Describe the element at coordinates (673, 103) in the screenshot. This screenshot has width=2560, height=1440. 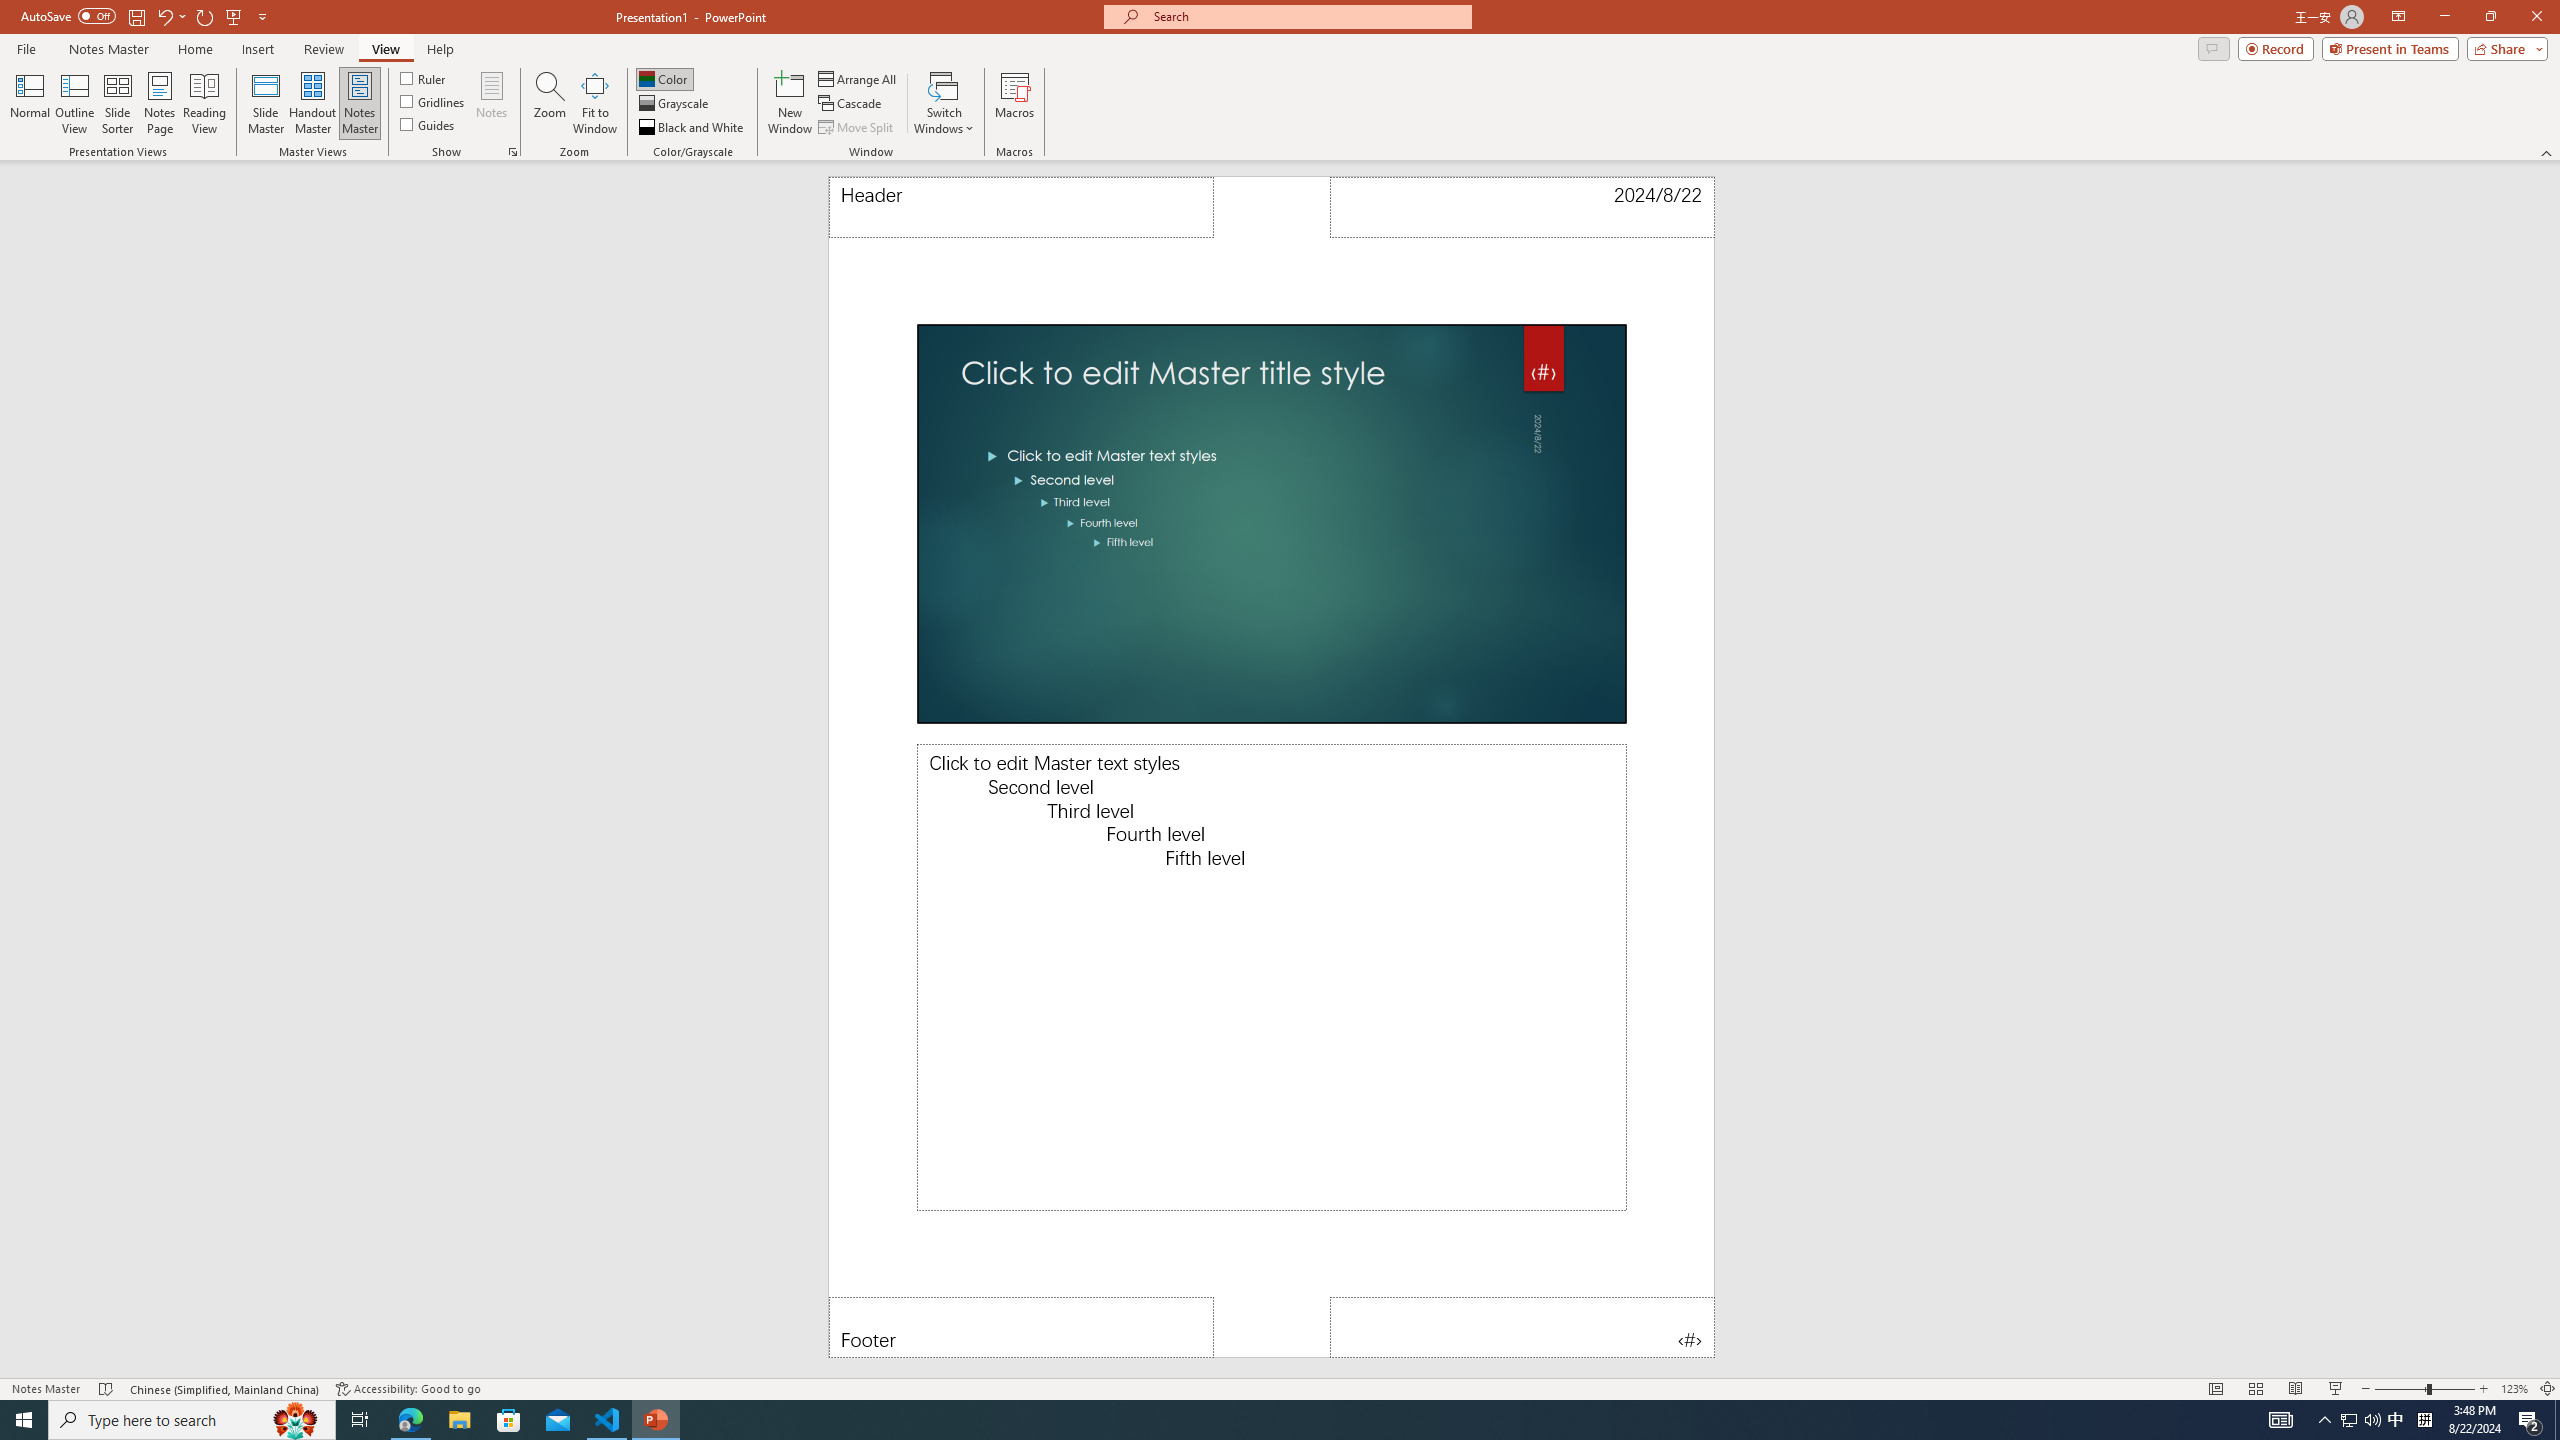
I see `'Grayscale'` at that location.